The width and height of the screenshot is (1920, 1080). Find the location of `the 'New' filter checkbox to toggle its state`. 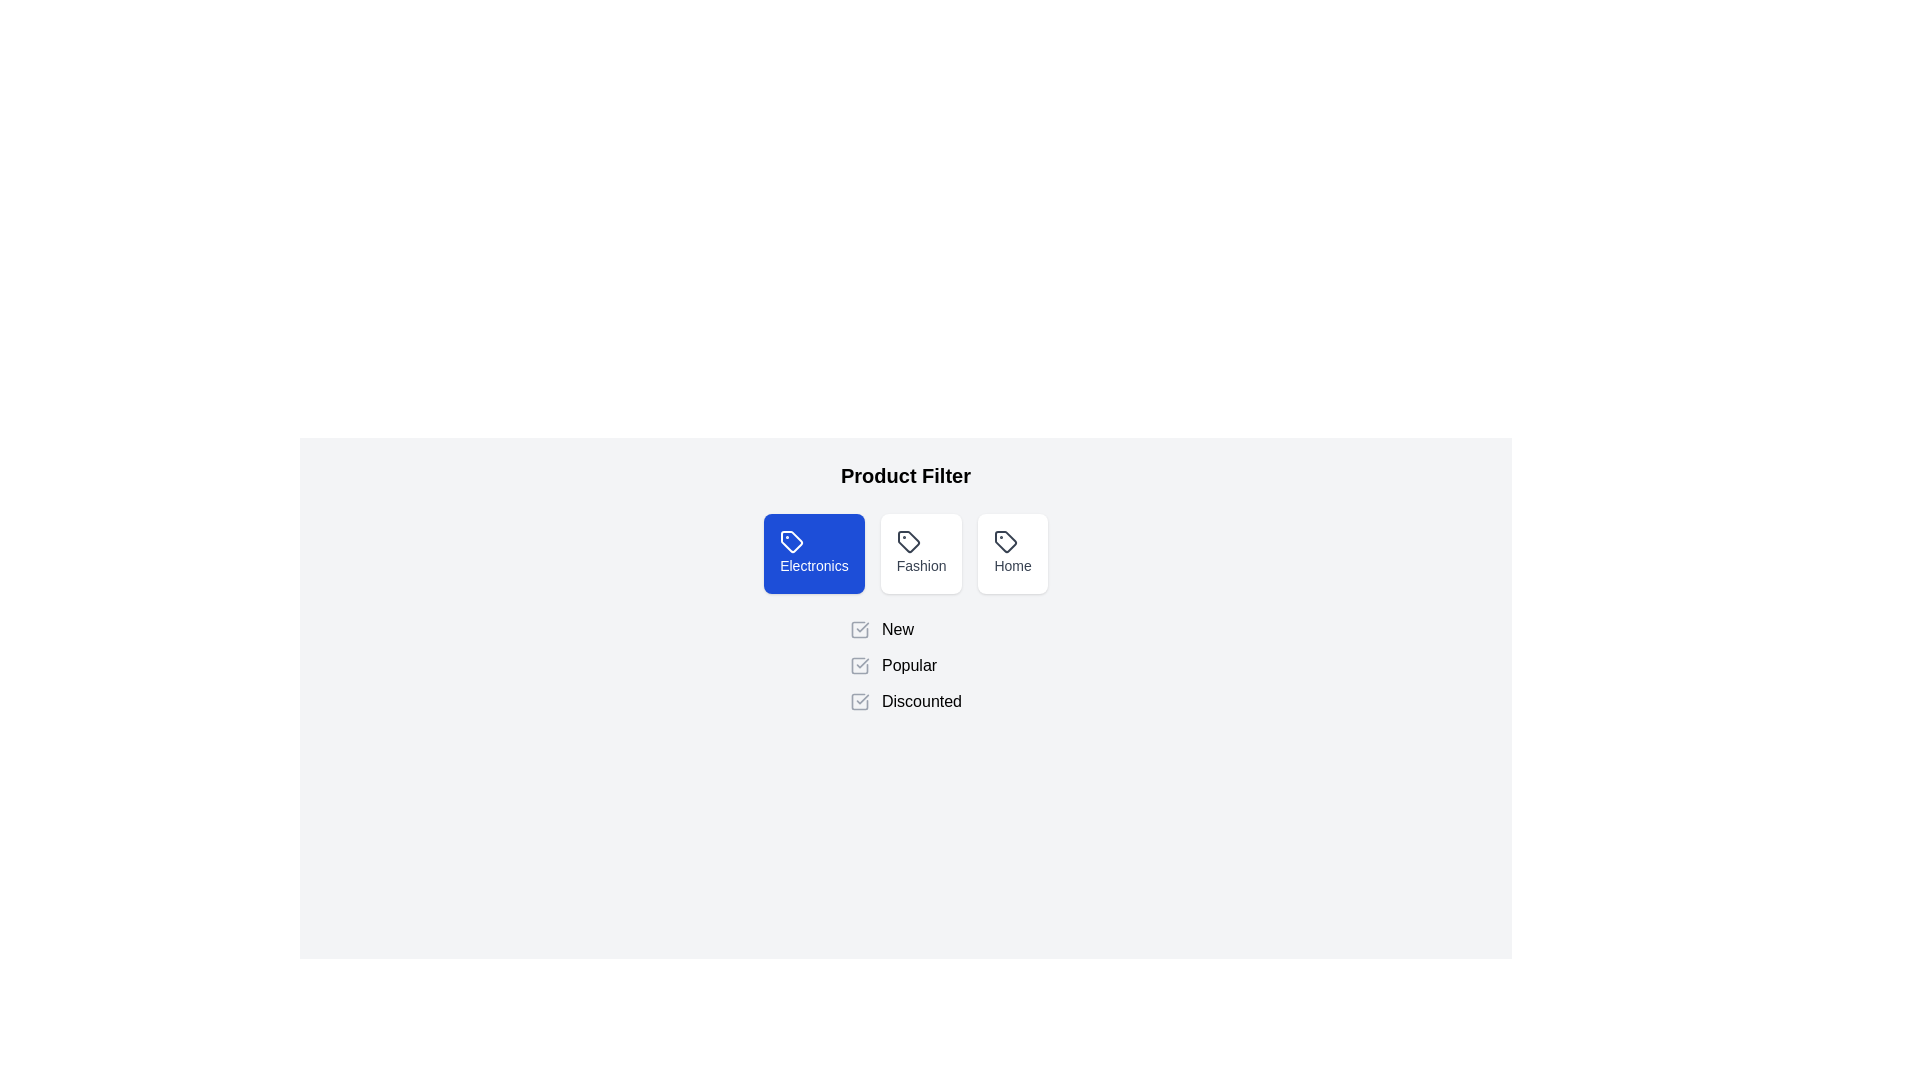

the 'New' filter checkbox to toggle its state is located at coordinates (859, 628).